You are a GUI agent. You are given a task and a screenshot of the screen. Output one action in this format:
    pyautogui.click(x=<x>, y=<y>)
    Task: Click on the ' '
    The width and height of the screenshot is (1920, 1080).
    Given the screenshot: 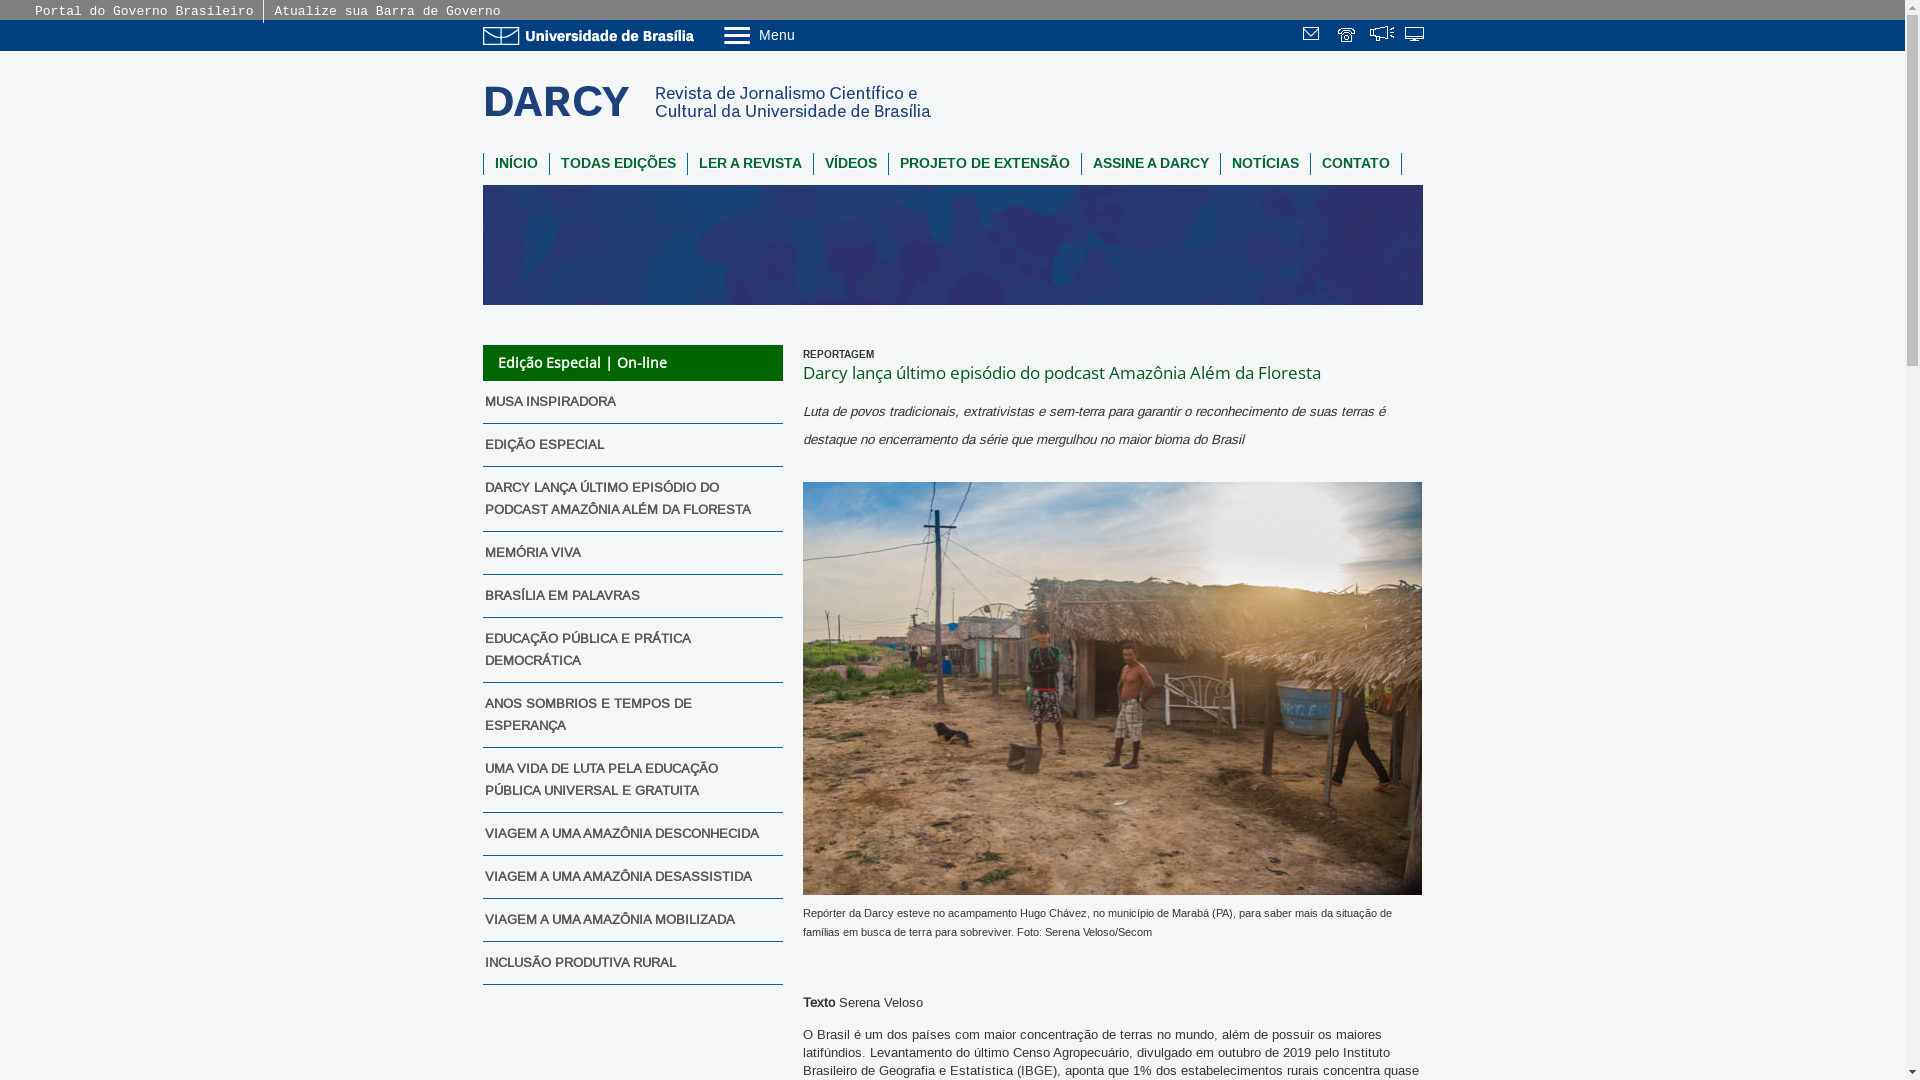 What is the action you would take?
    pyautogui.click(x=1368, y=36)
    